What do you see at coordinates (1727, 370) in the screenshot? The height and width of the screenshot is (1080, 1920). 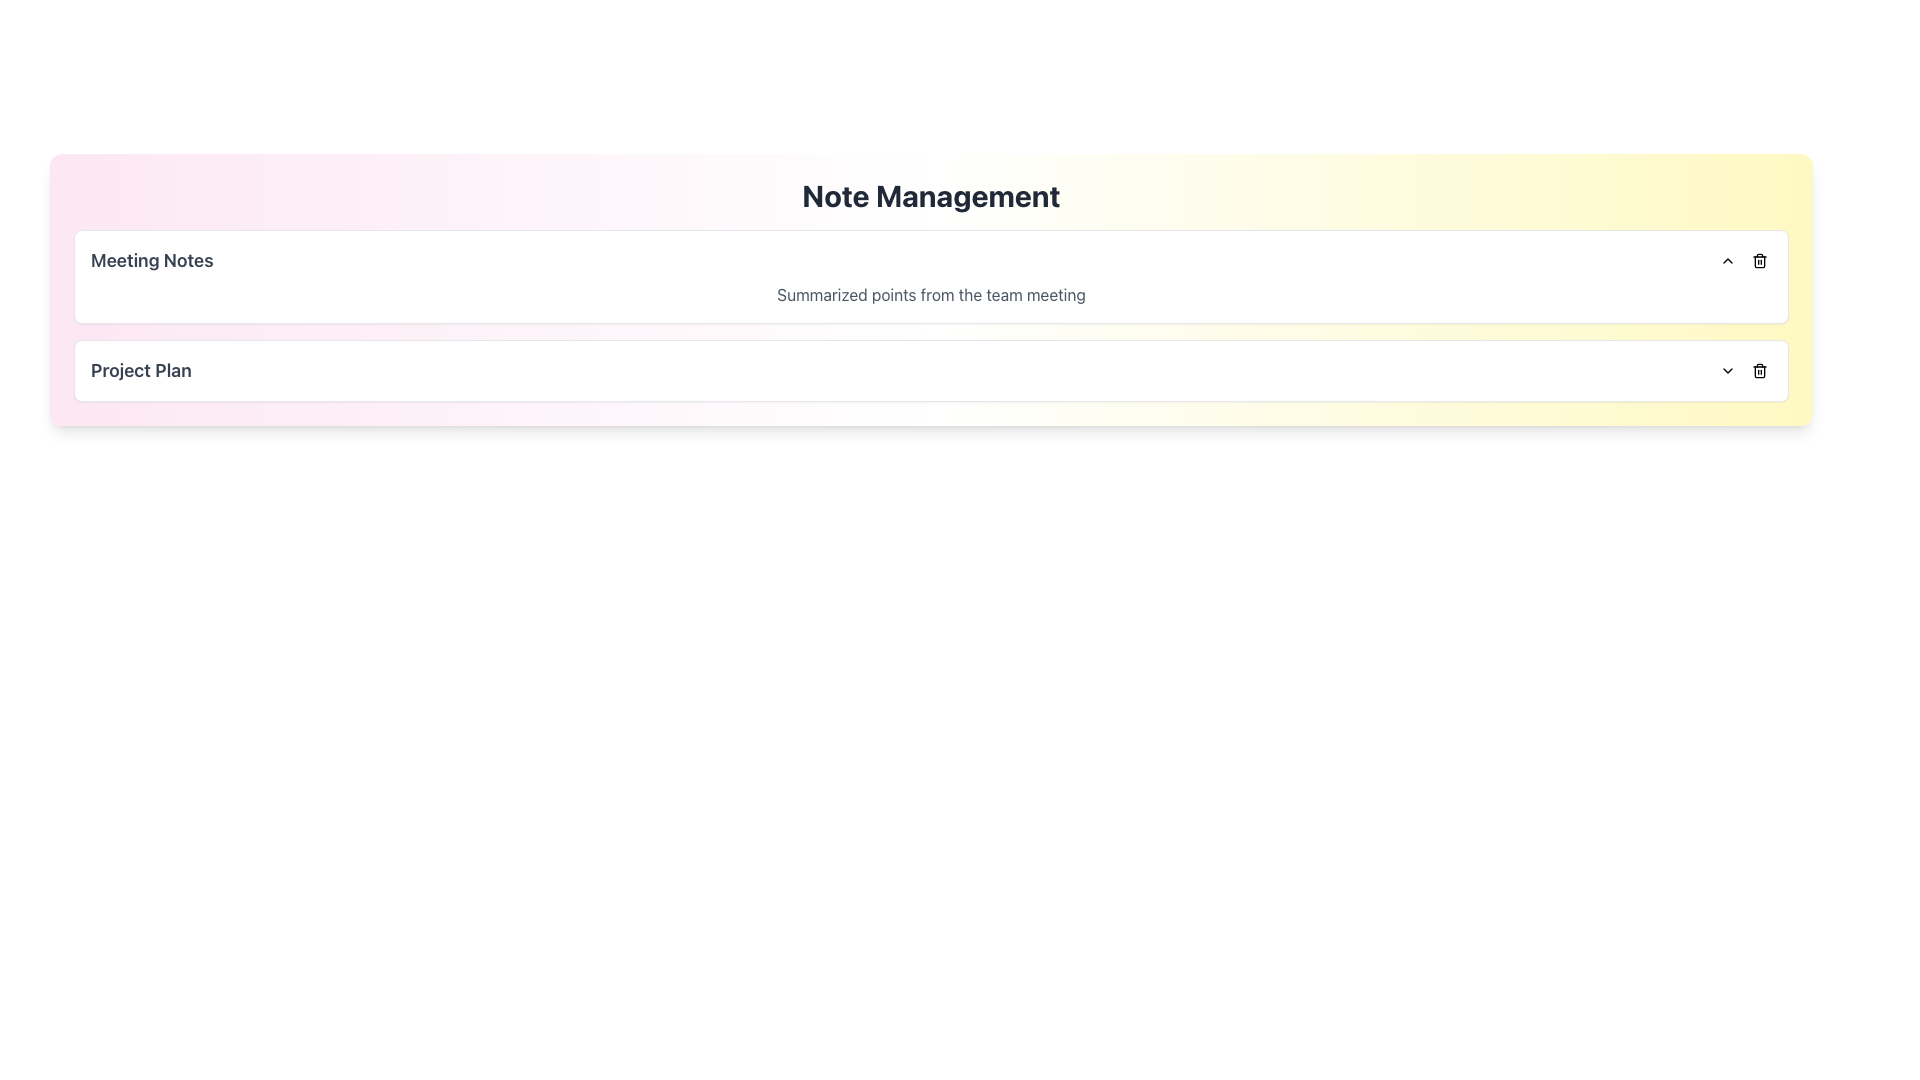 I see `the Dropdown chevron button located within the 'Project Plan' section` at bounding box center [1727, 370].